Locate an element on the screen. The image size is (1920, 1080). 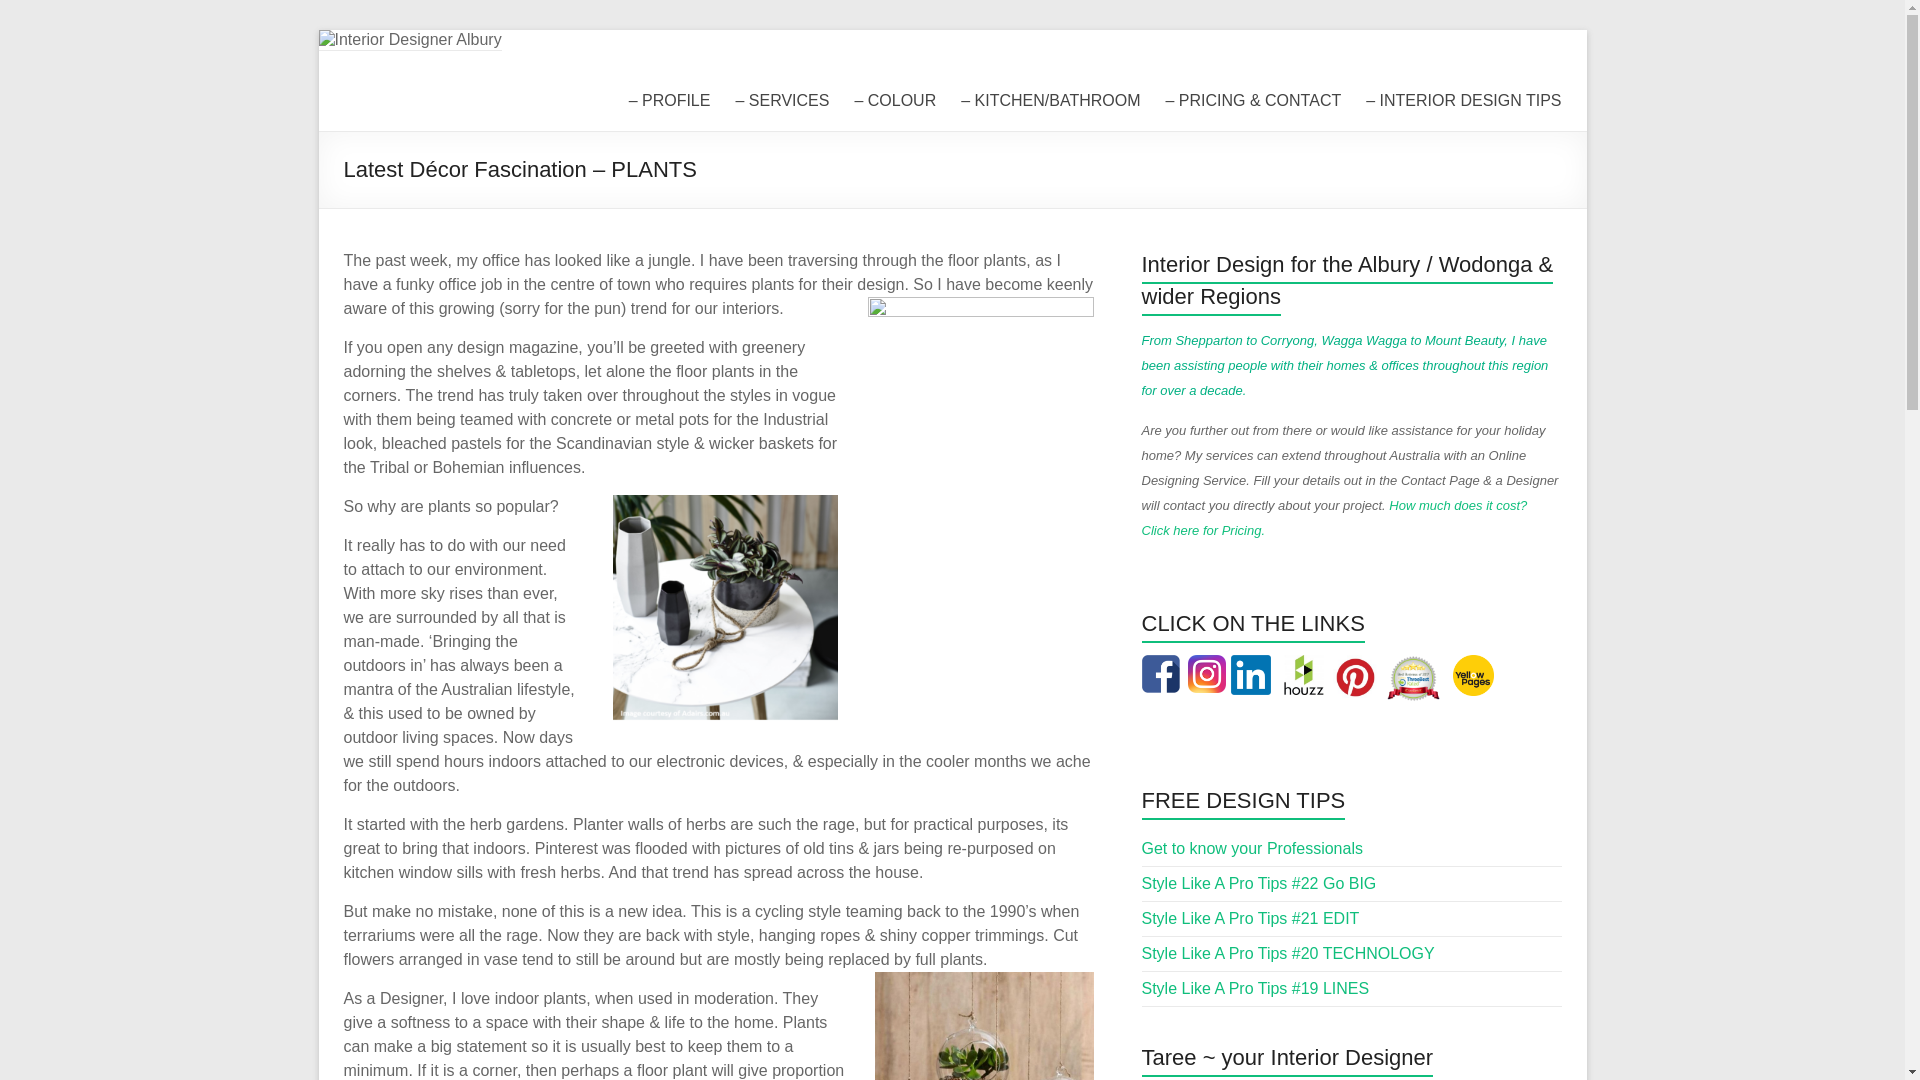
'Style Like A Pro Tips #21 EDIT' is located at coordinates (1250, 918).